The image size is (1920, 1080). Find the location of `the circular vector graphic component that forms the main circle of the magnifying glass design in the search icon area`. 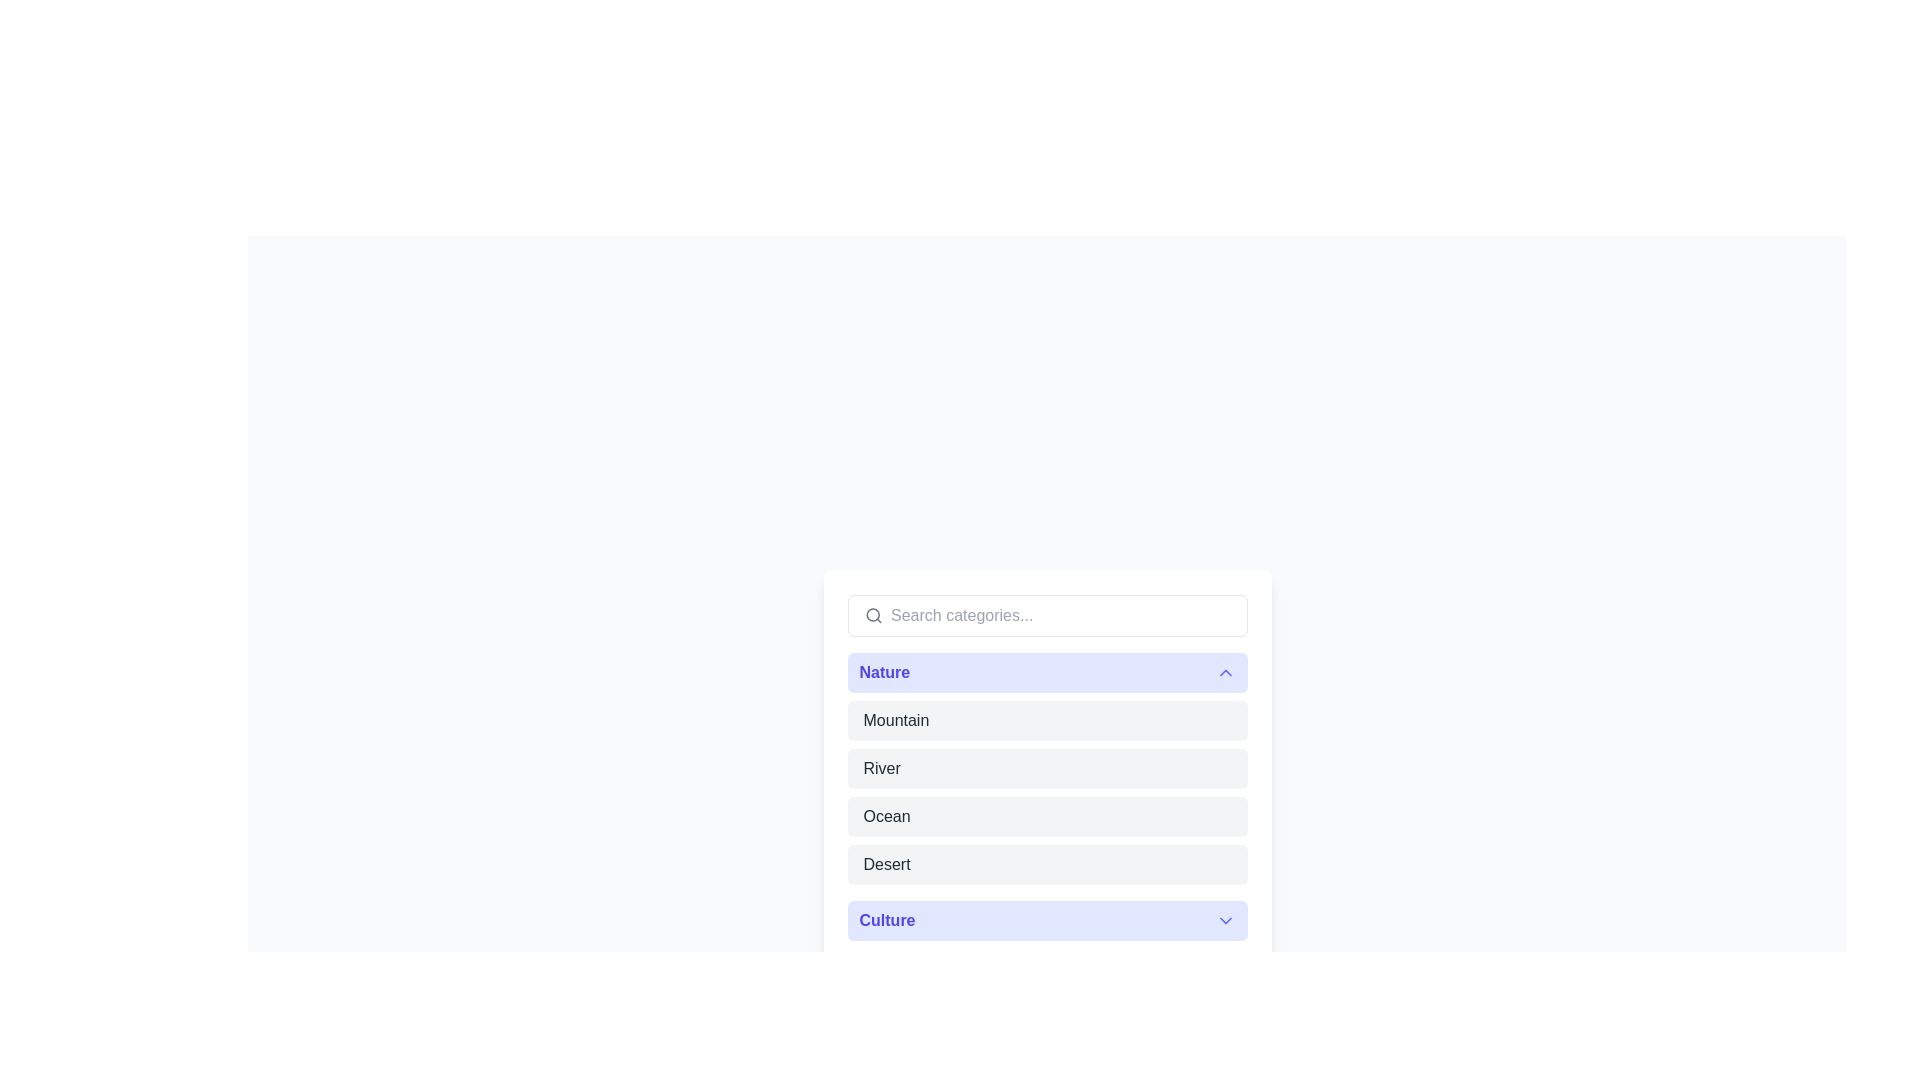

the circular vector graphic component that forms the main circle of the magnifying glass design in the search icon area is located at coordinates (873, 614).